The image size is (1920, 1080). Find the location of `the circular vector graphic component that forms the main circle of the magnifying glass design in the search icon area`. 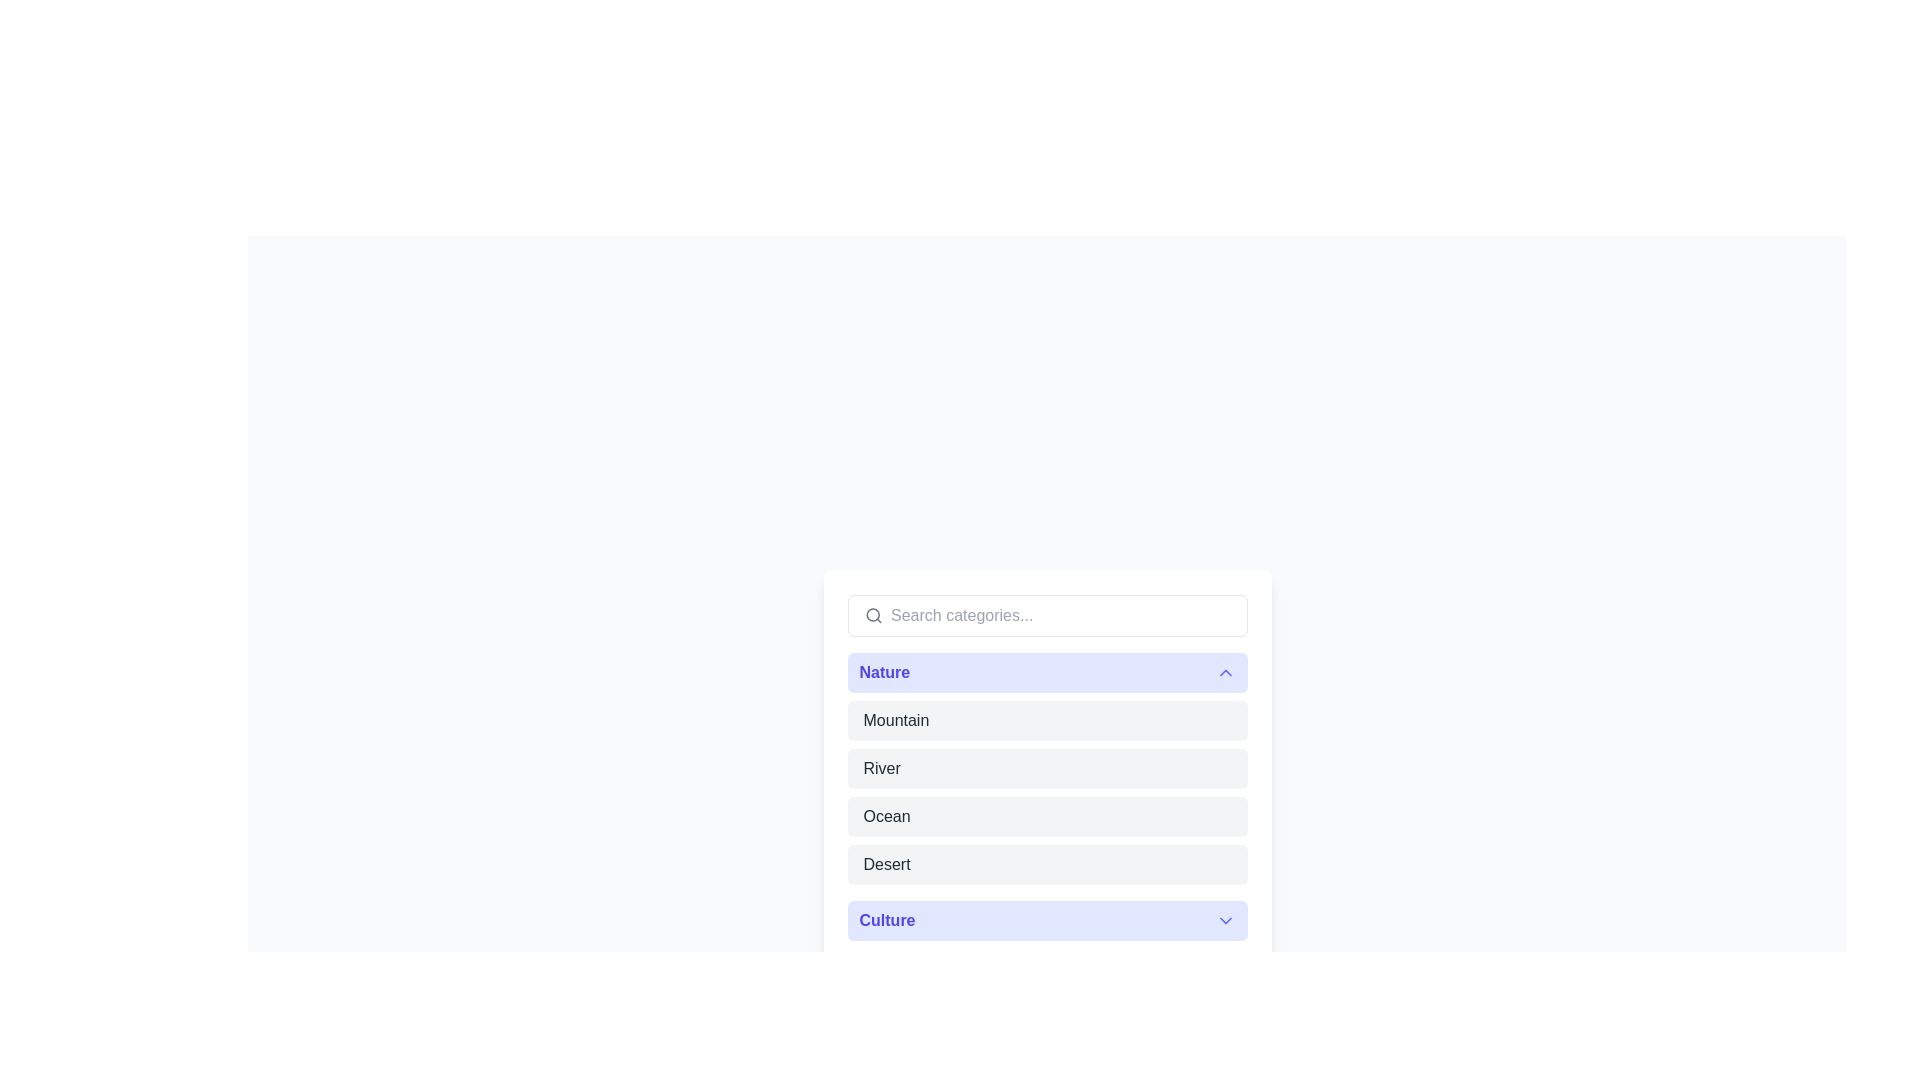

the circular vector graphic component that forms the main circle of the magnifying glass design in the search icon area is located at coordinates (873, 614).